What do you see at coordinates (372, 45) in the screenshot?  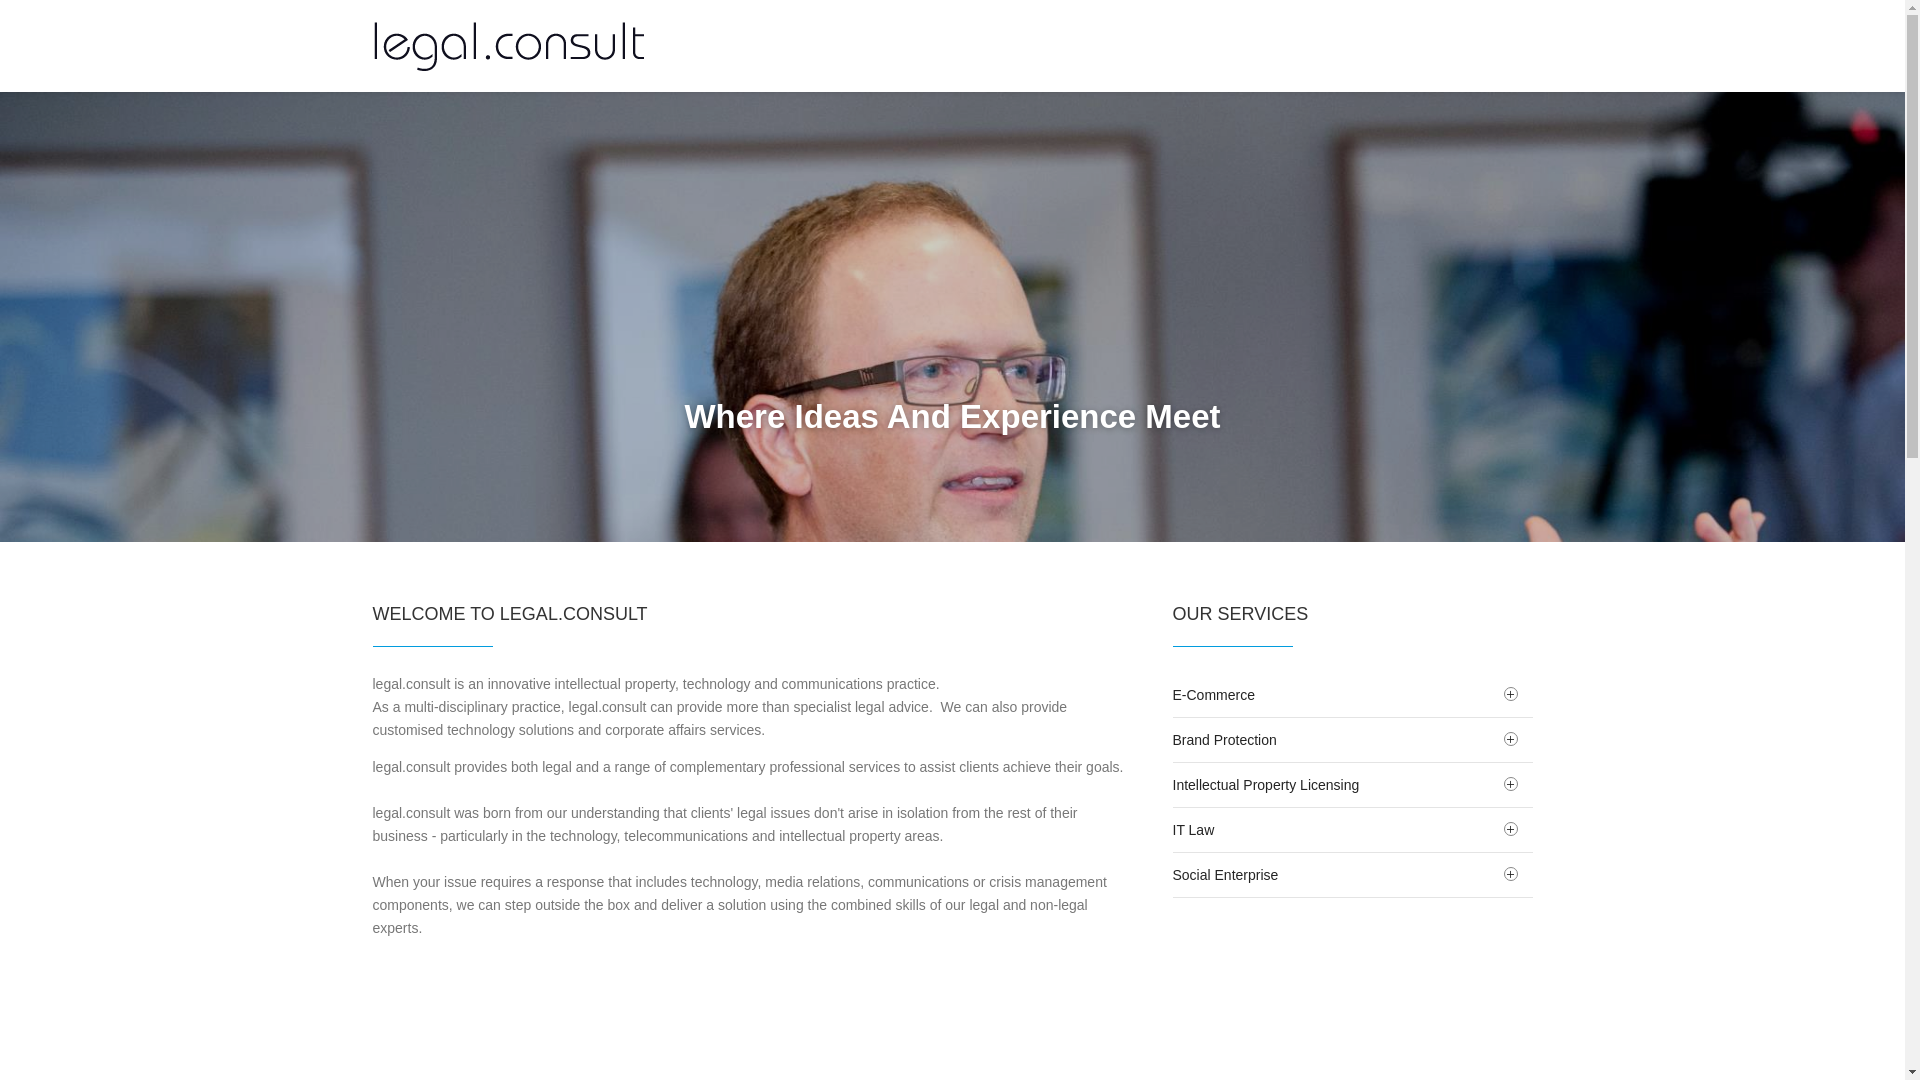 I see `'Home'` at bounding box center [372, 45].